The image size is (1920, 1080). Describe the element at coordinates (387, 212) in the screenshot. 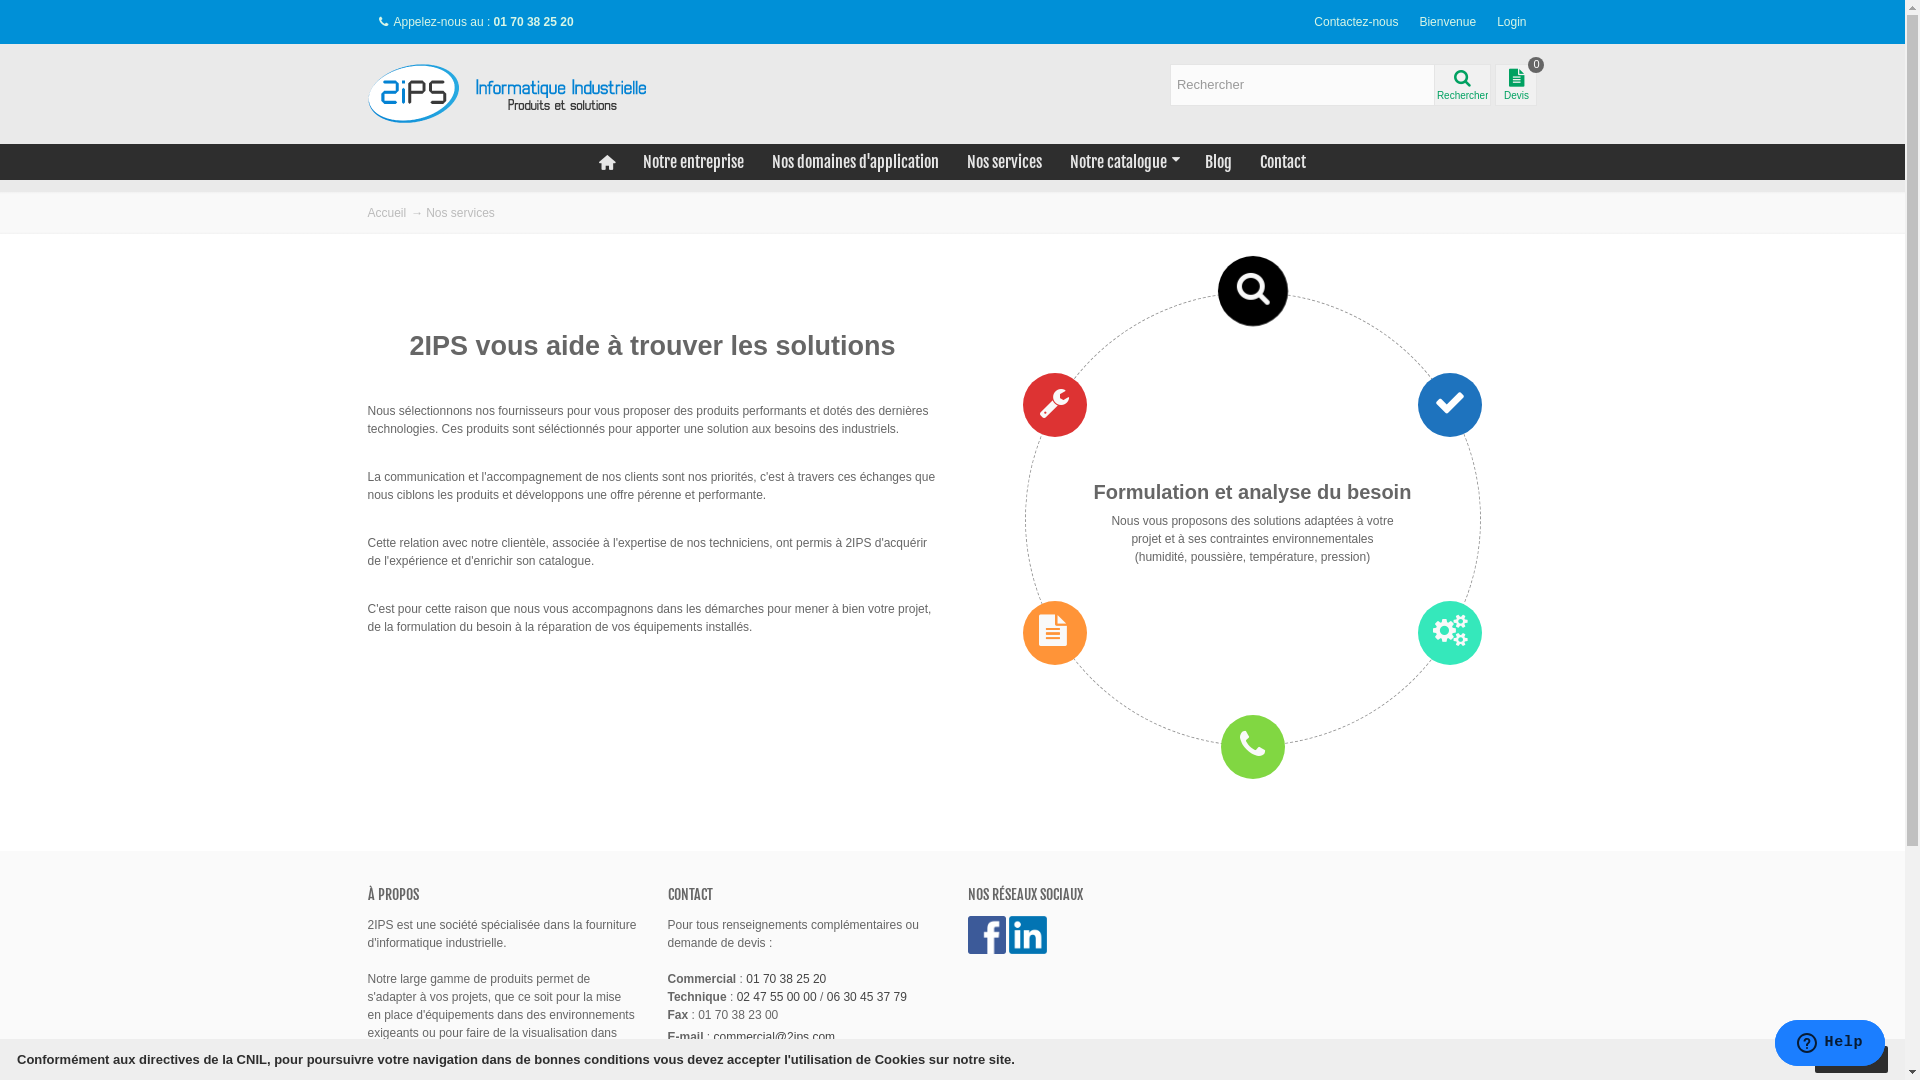

I see `'Accueil'` at that location.